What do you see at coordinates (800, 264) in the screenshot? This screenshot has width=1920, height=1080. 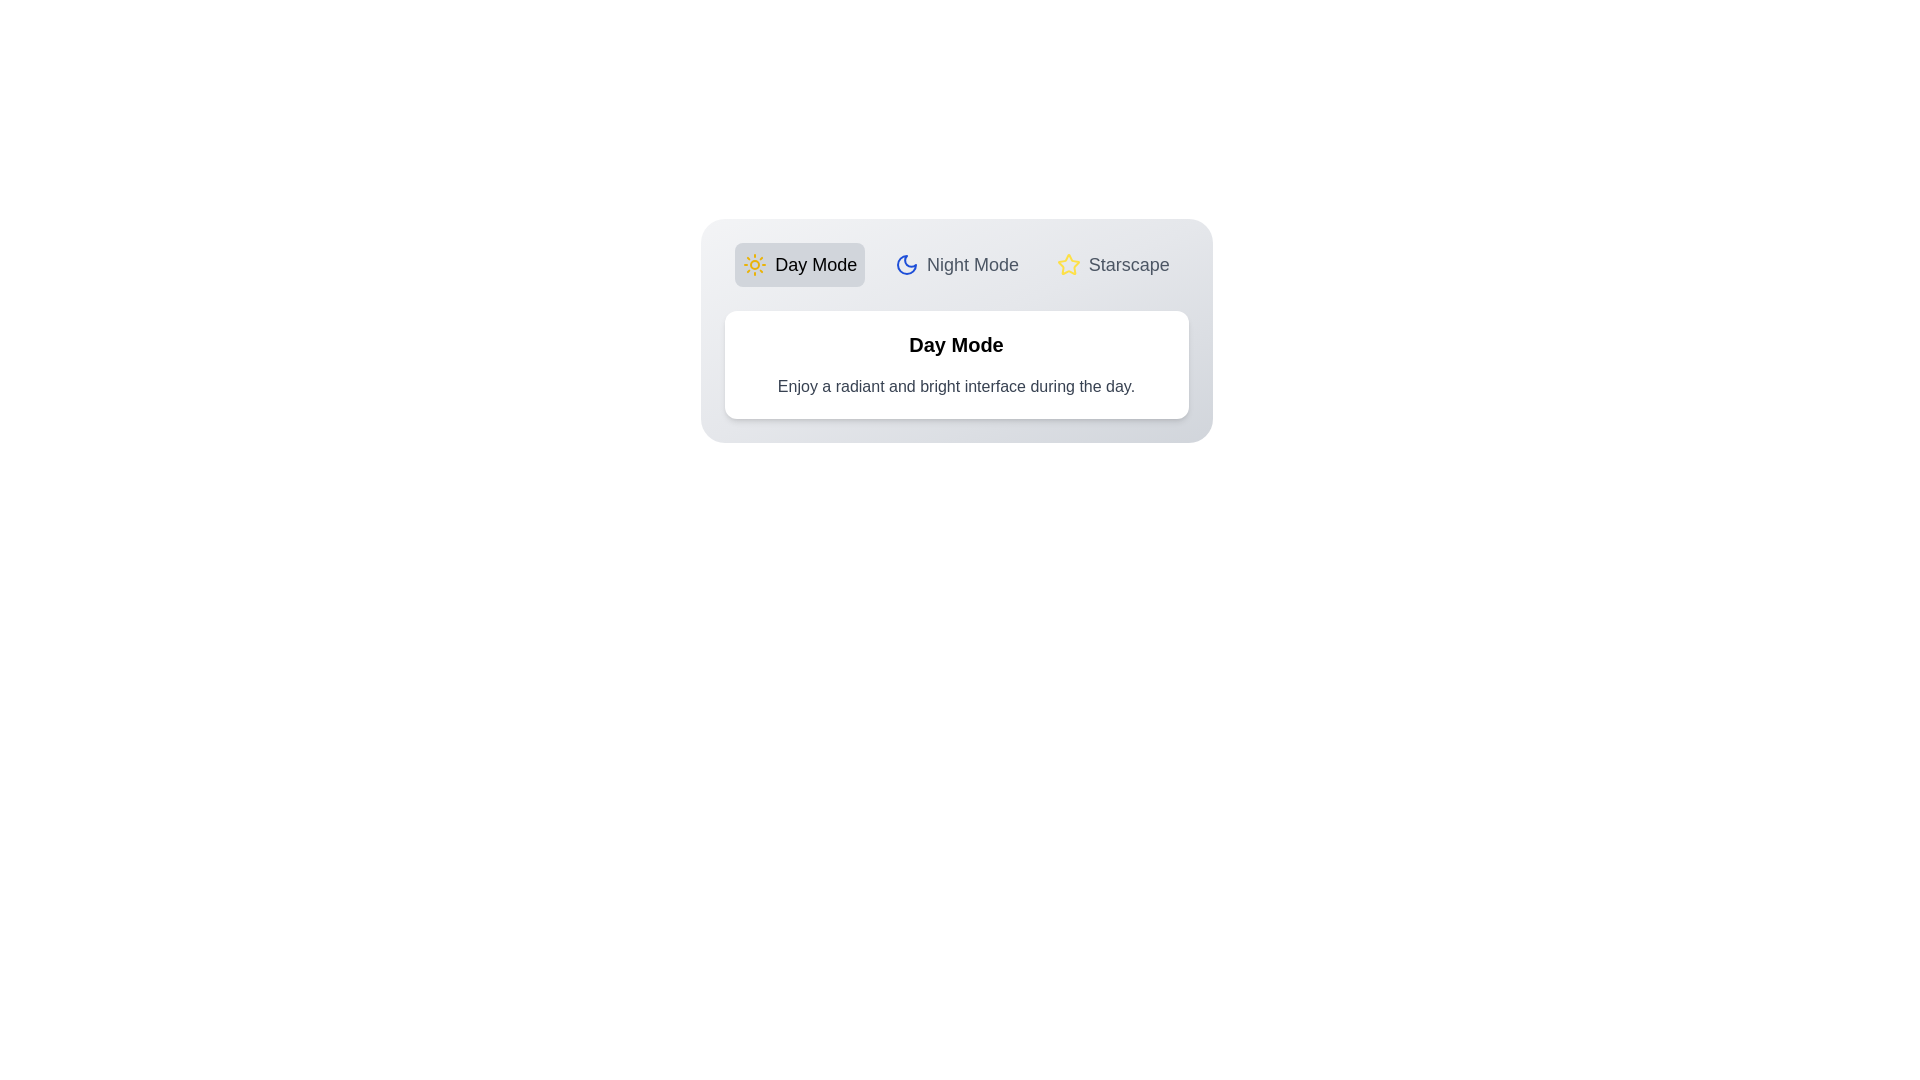 I see `the tab labeled Day Mode to observe its hover effect` at bounding box center [800, 264].